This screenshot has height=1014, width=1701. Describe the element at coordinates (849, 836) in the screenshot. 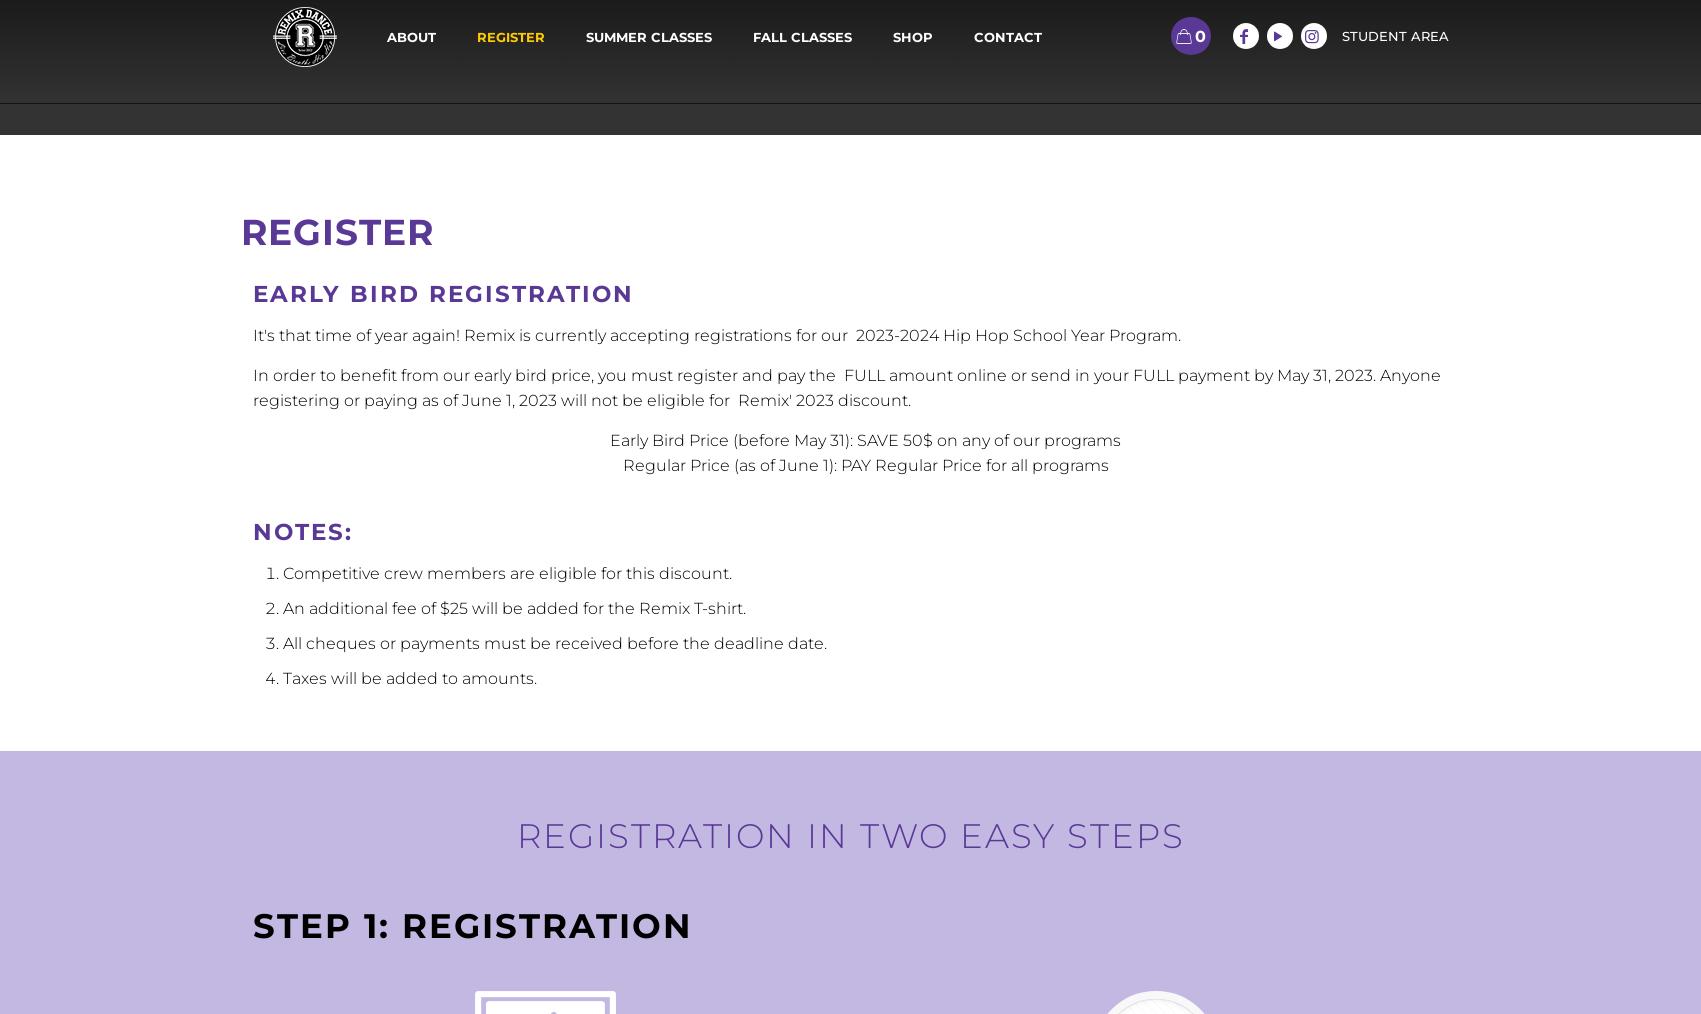

I see `'Registration in two easy steps'` at that location.